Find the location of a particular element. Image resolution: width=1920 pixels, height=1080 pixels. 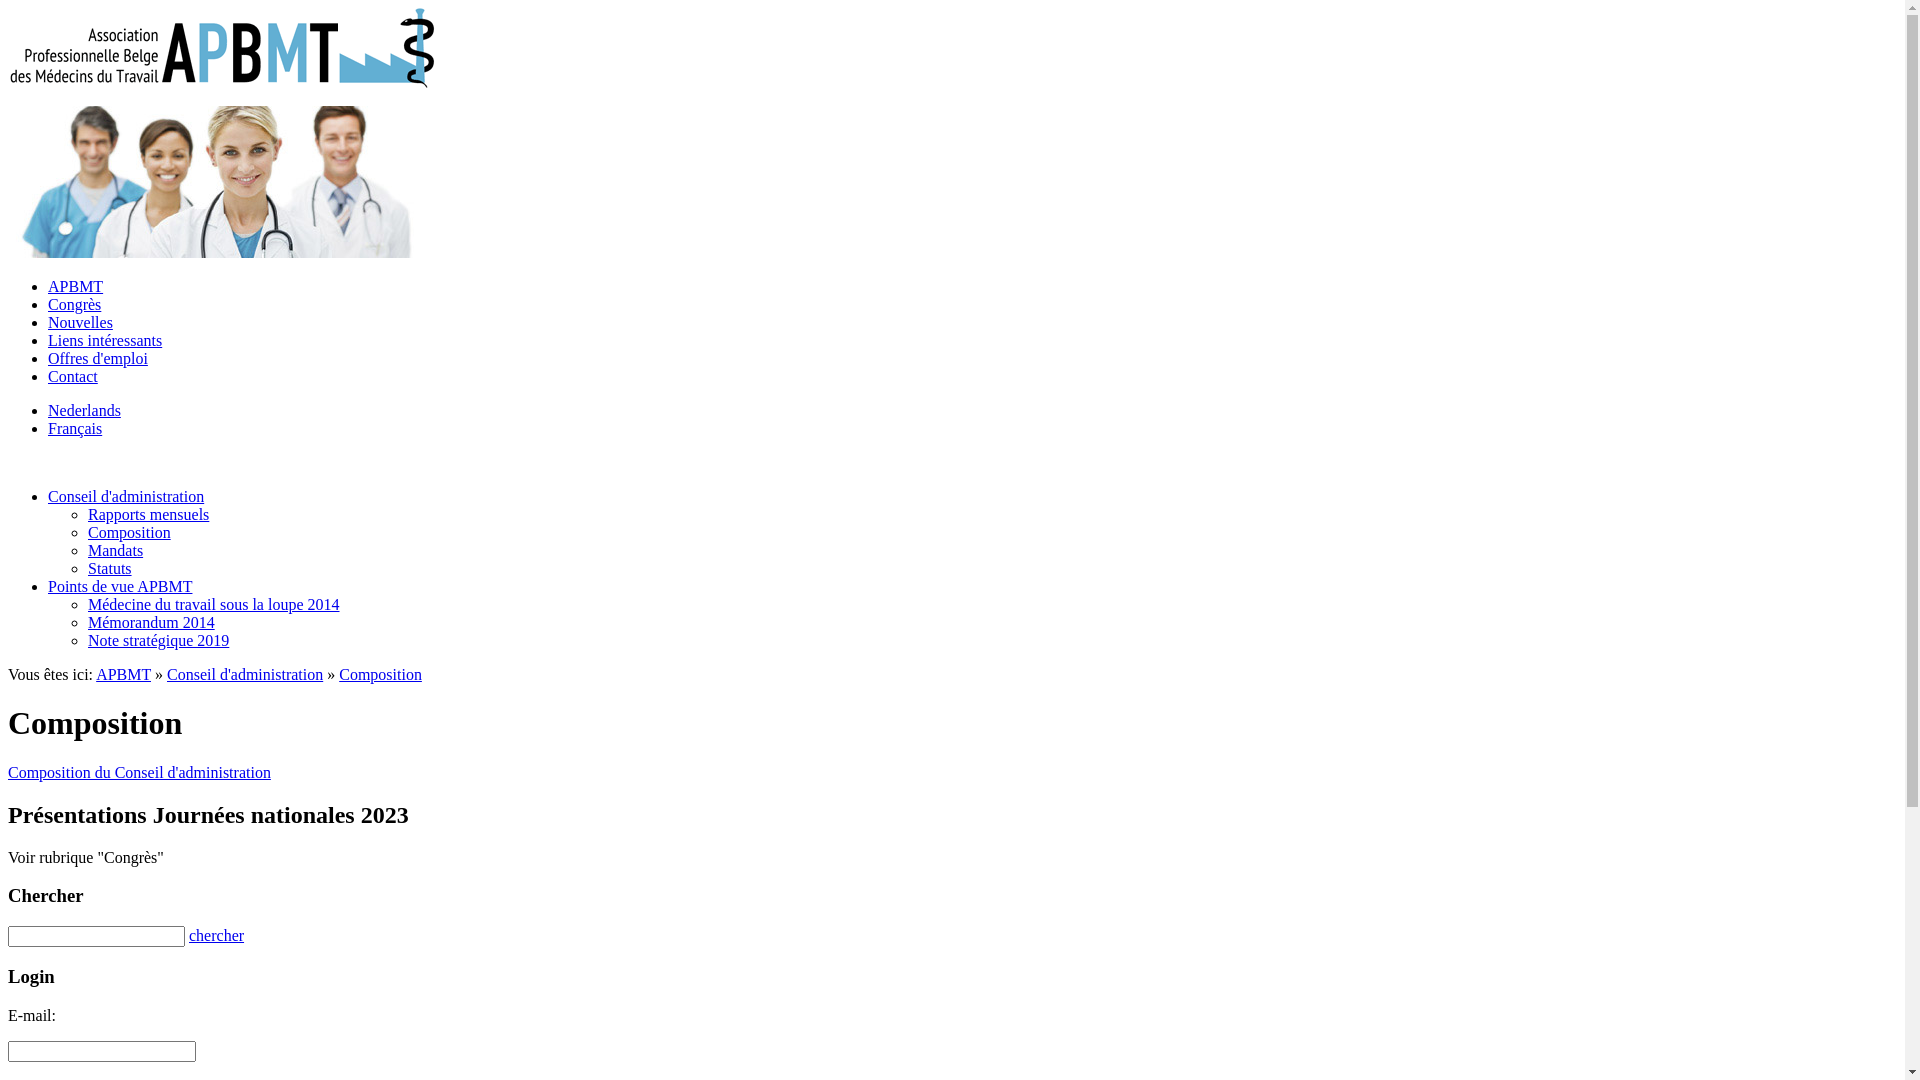

'chercher' is located at coordinates (216, 935).